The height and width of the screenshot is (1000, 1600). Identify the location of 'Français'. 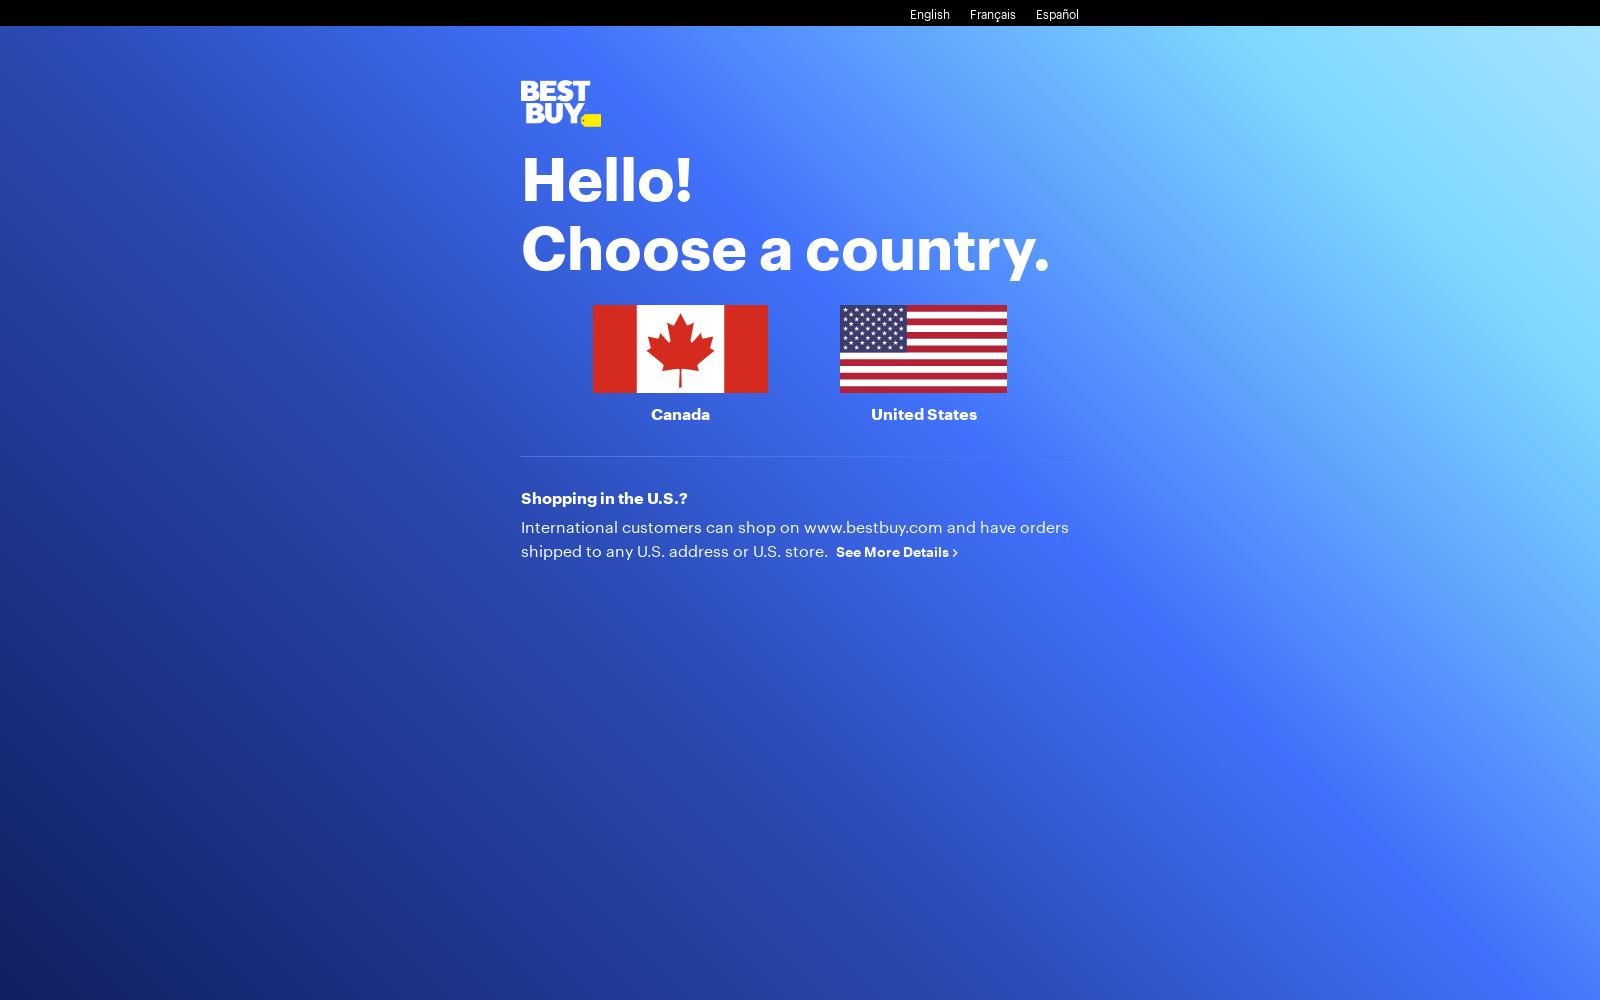
(991, 14).